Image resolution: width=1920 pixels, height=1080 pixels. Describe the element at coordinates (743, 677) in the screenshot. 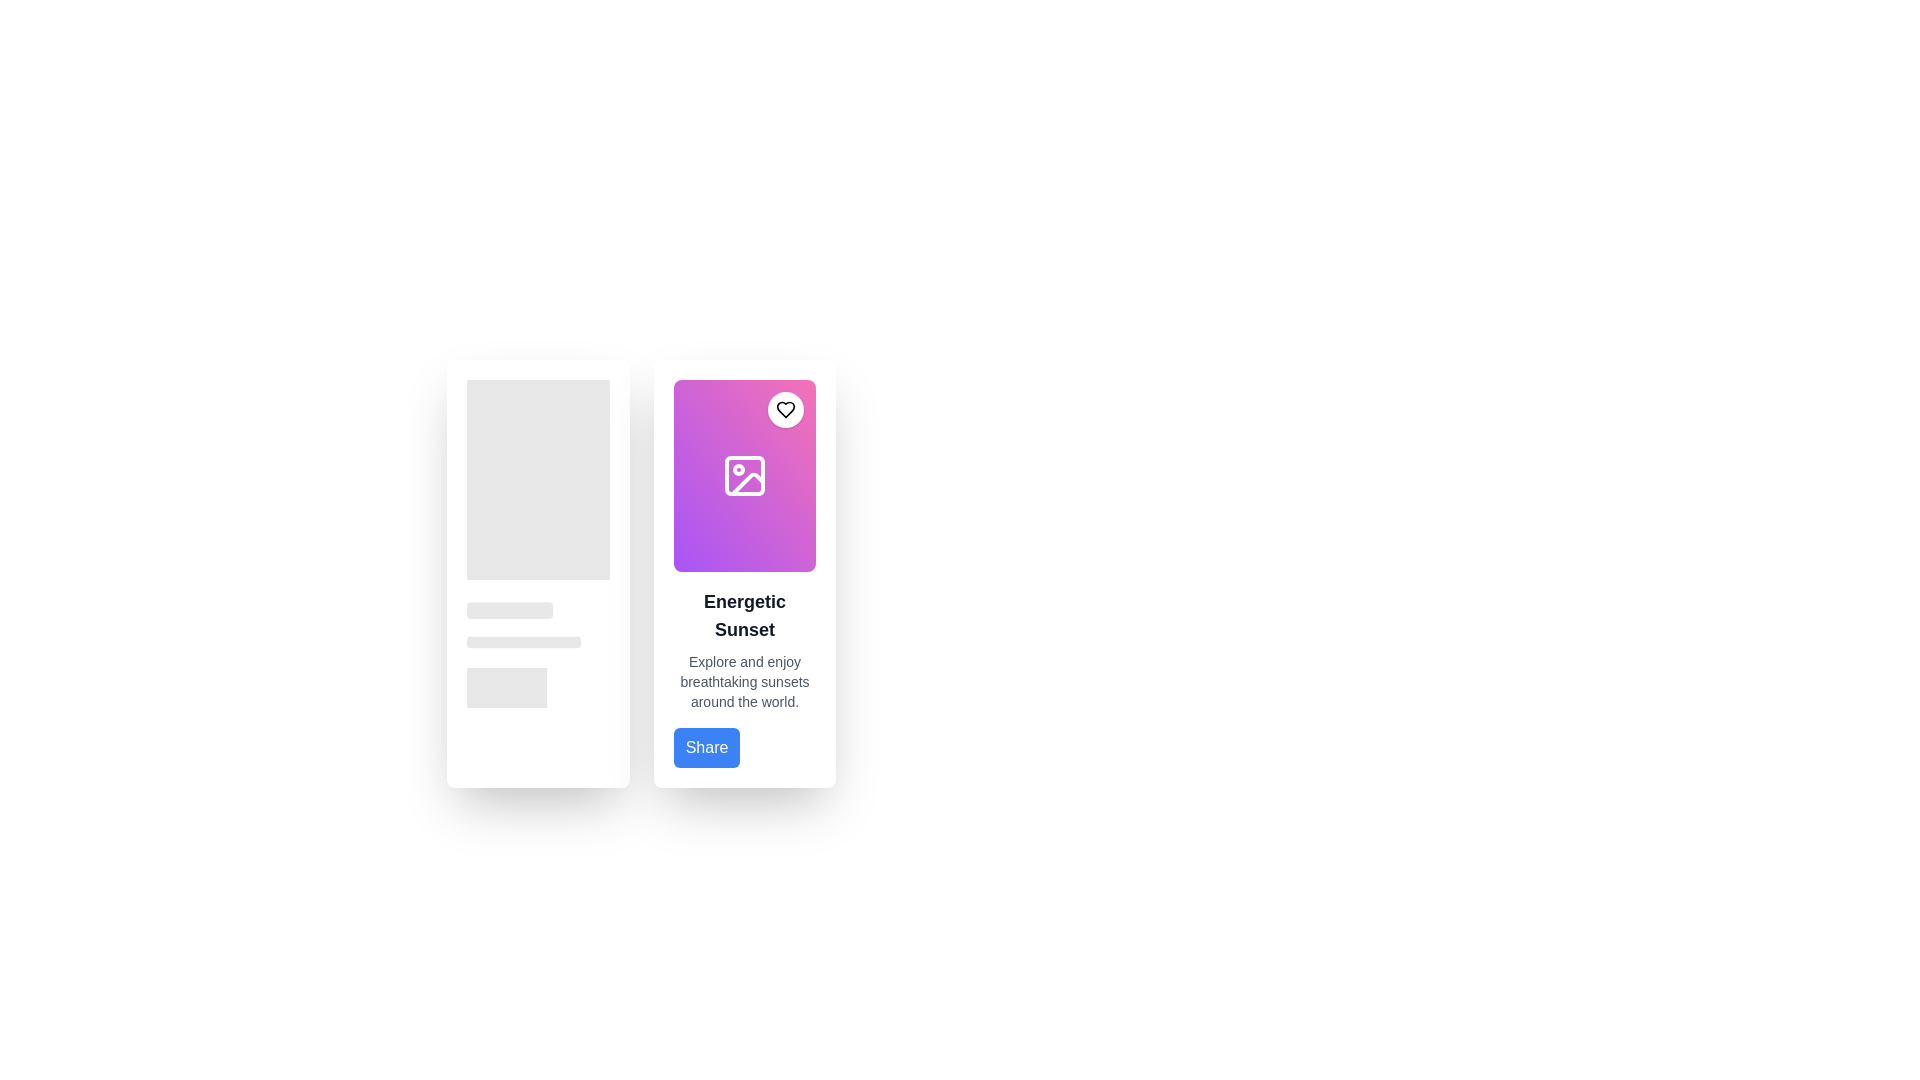

I see `description for the 'Energetic Sunset' element, which includes a title, a descriptive text, and a 'Share' button` at that location.